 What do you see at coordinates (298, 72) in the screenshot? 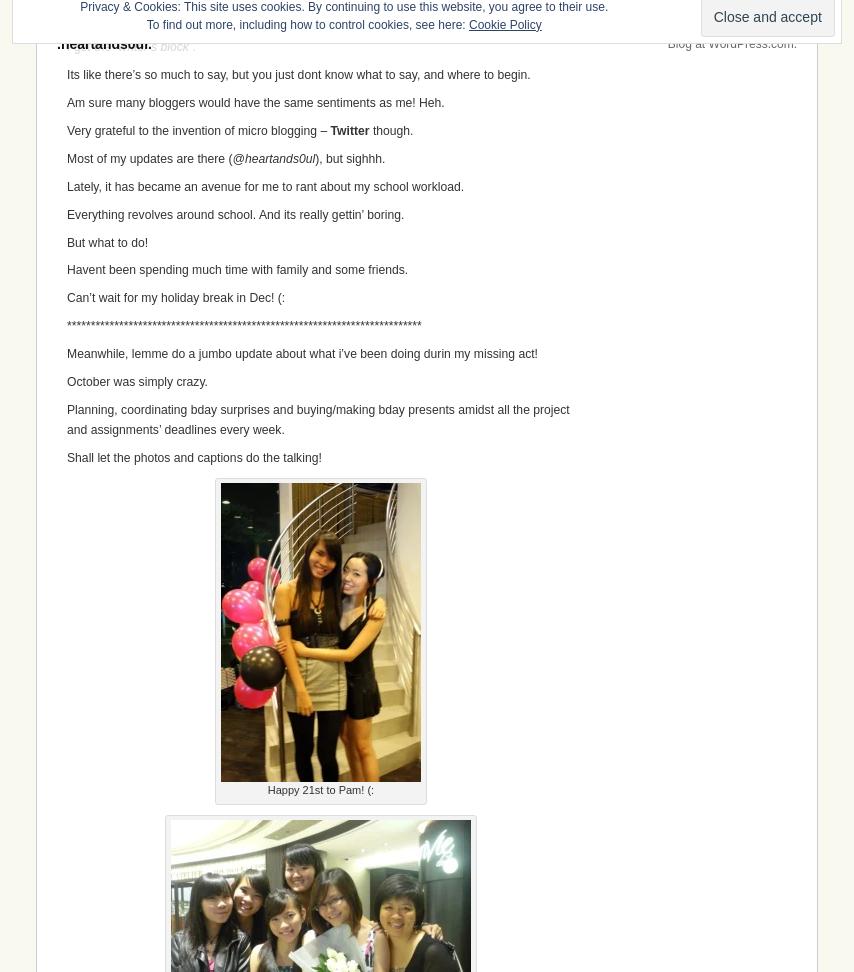
I see `'Its like there’s so much to say, but you just dont know what to say, and where to begin.'` at bounding box center [298, 72].